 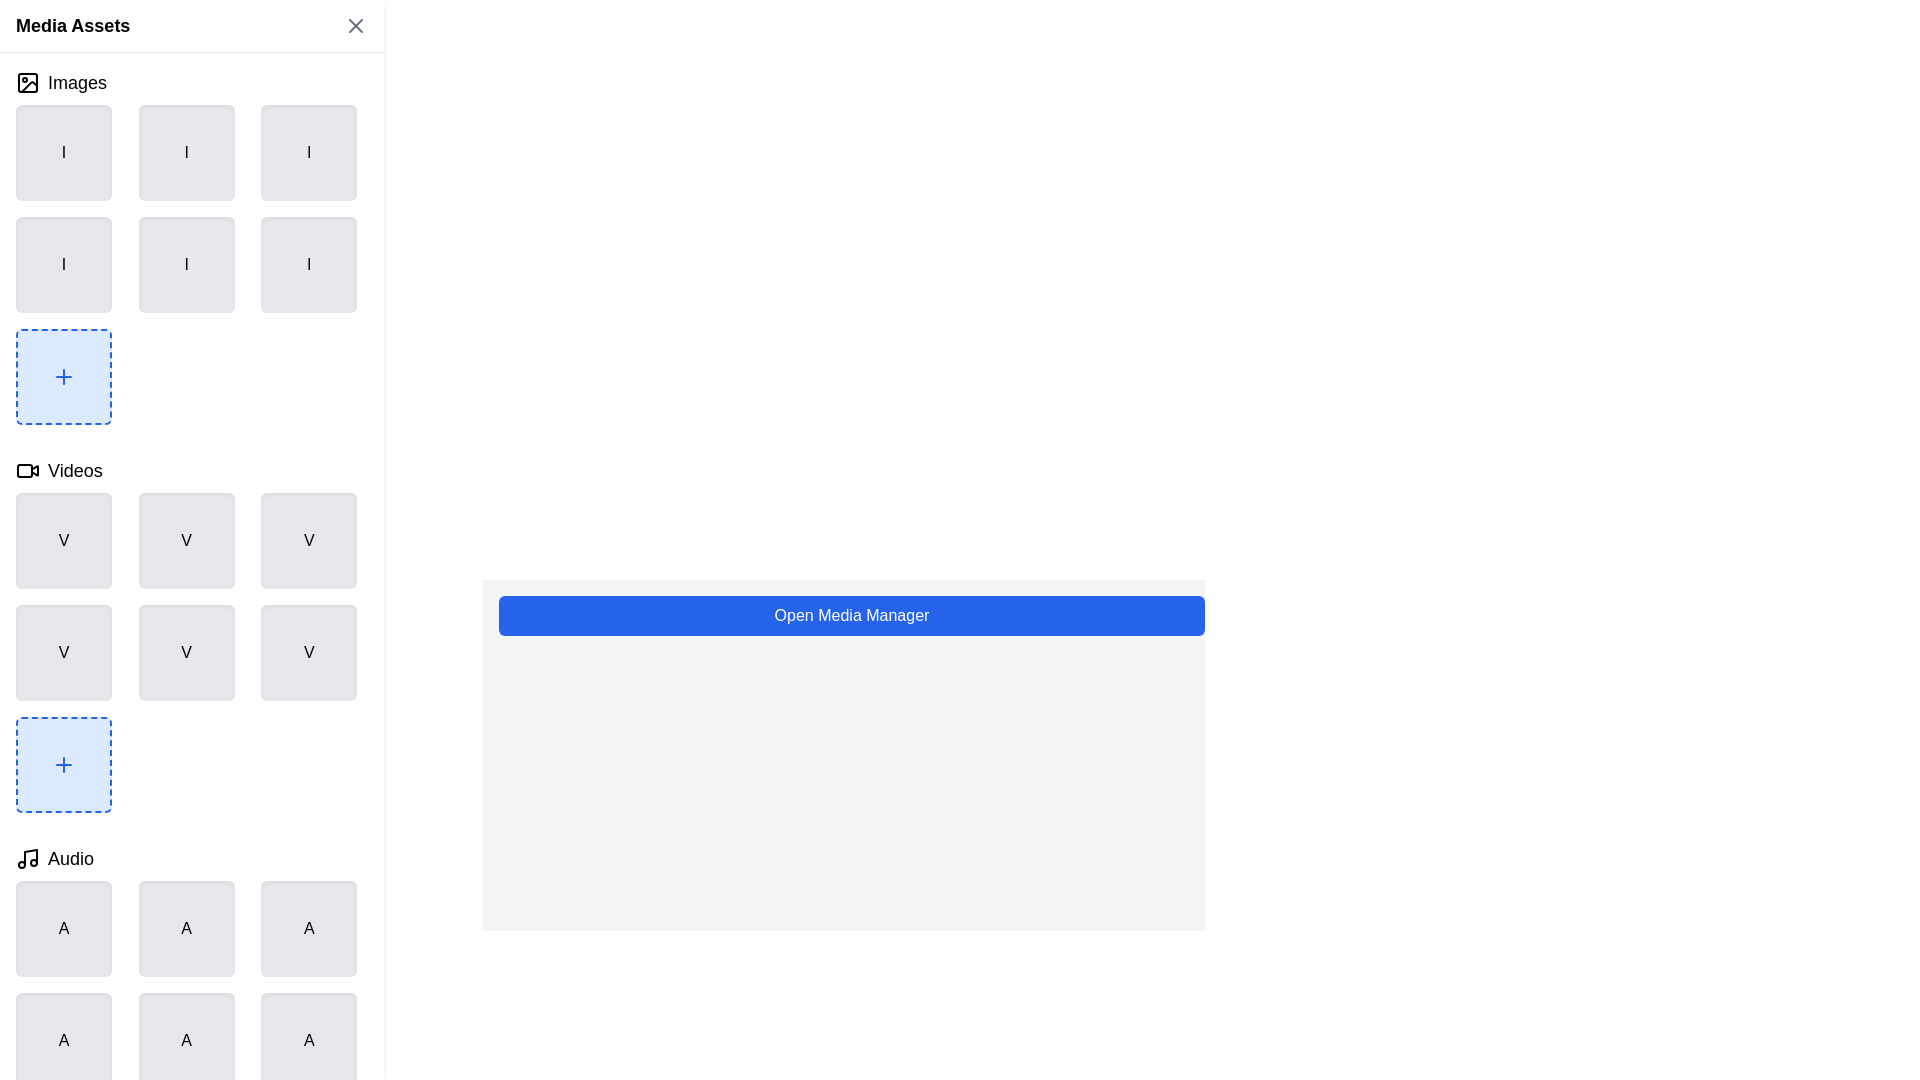 What do you see at coordinates (186, 152) in the screenshot?
I see `the static content block with a light grey background and a centered label 'I' in black text, located in the first row, second column of the grid` at bounding box center [186, 152].